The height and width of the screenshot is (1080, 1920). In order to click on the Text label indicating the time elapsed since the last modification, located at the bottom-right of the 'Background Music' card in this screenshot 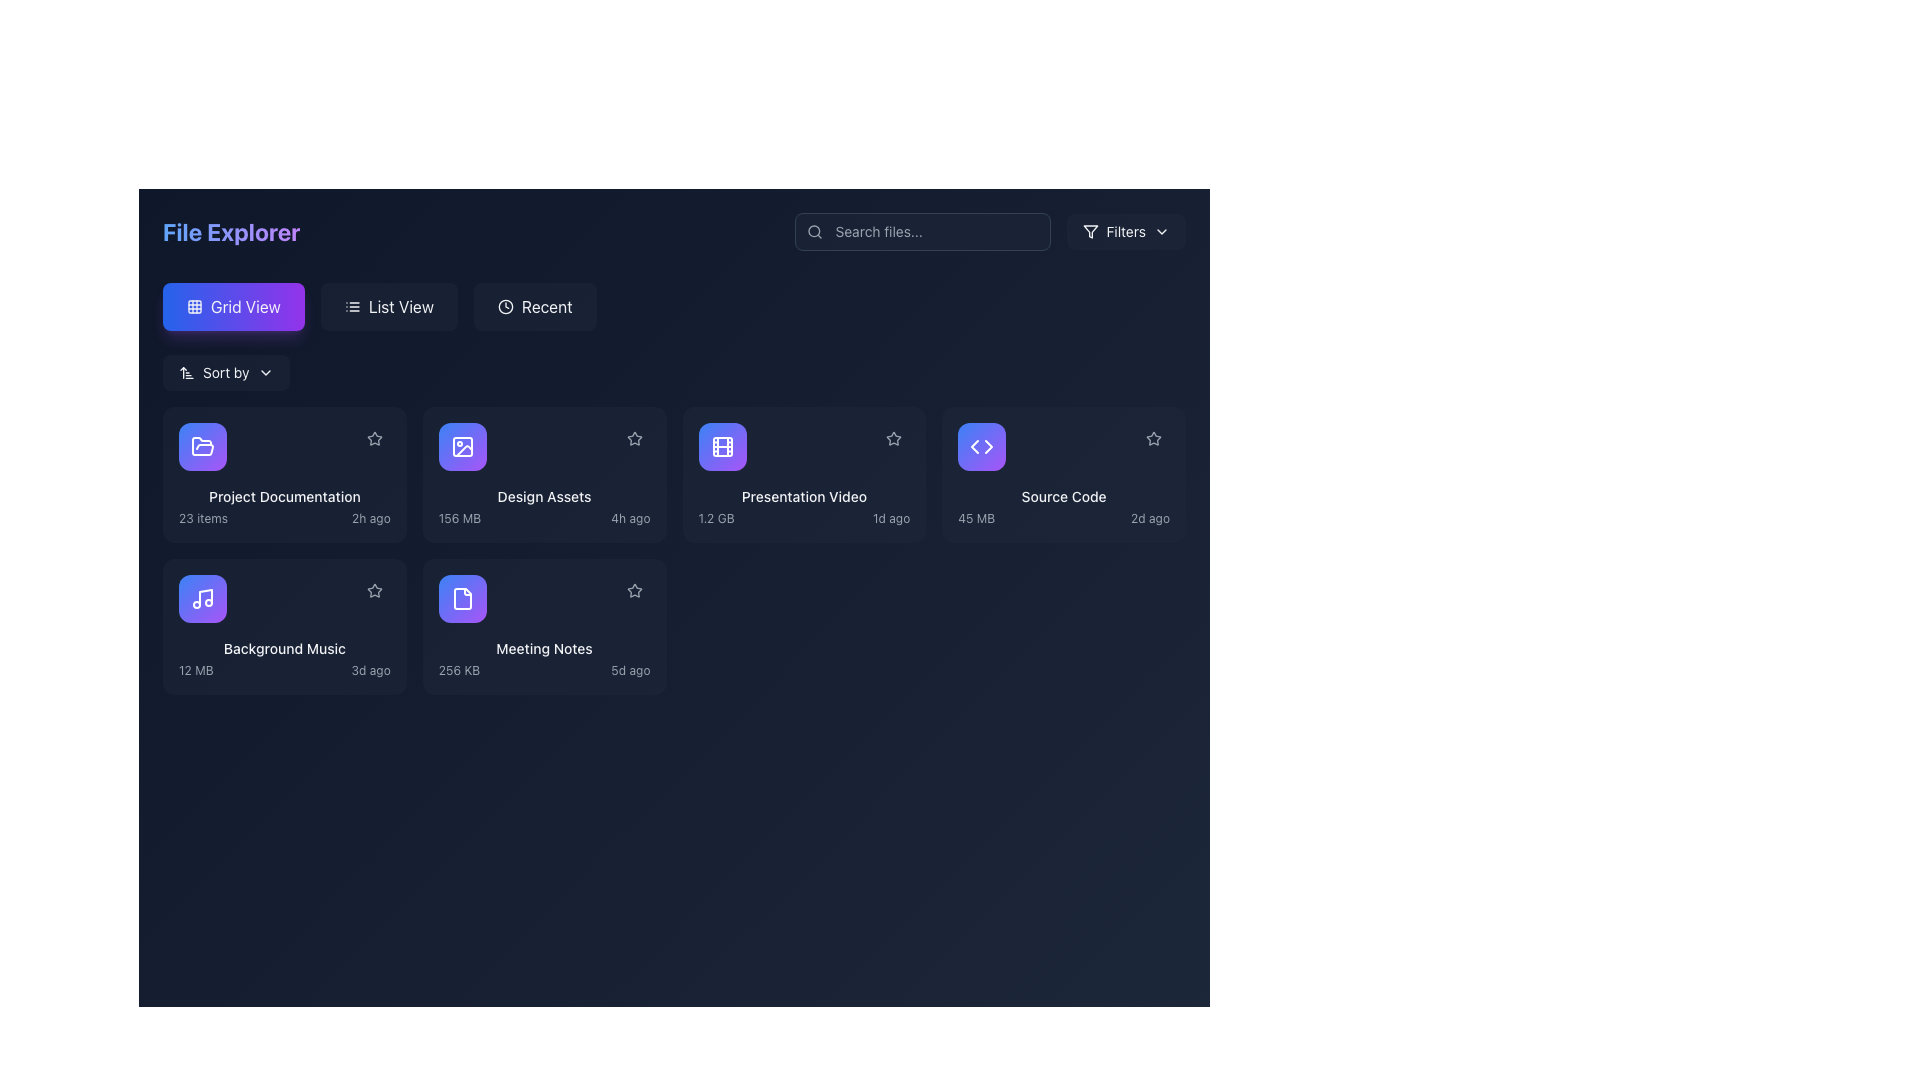, I will do `click(371, 671)`.